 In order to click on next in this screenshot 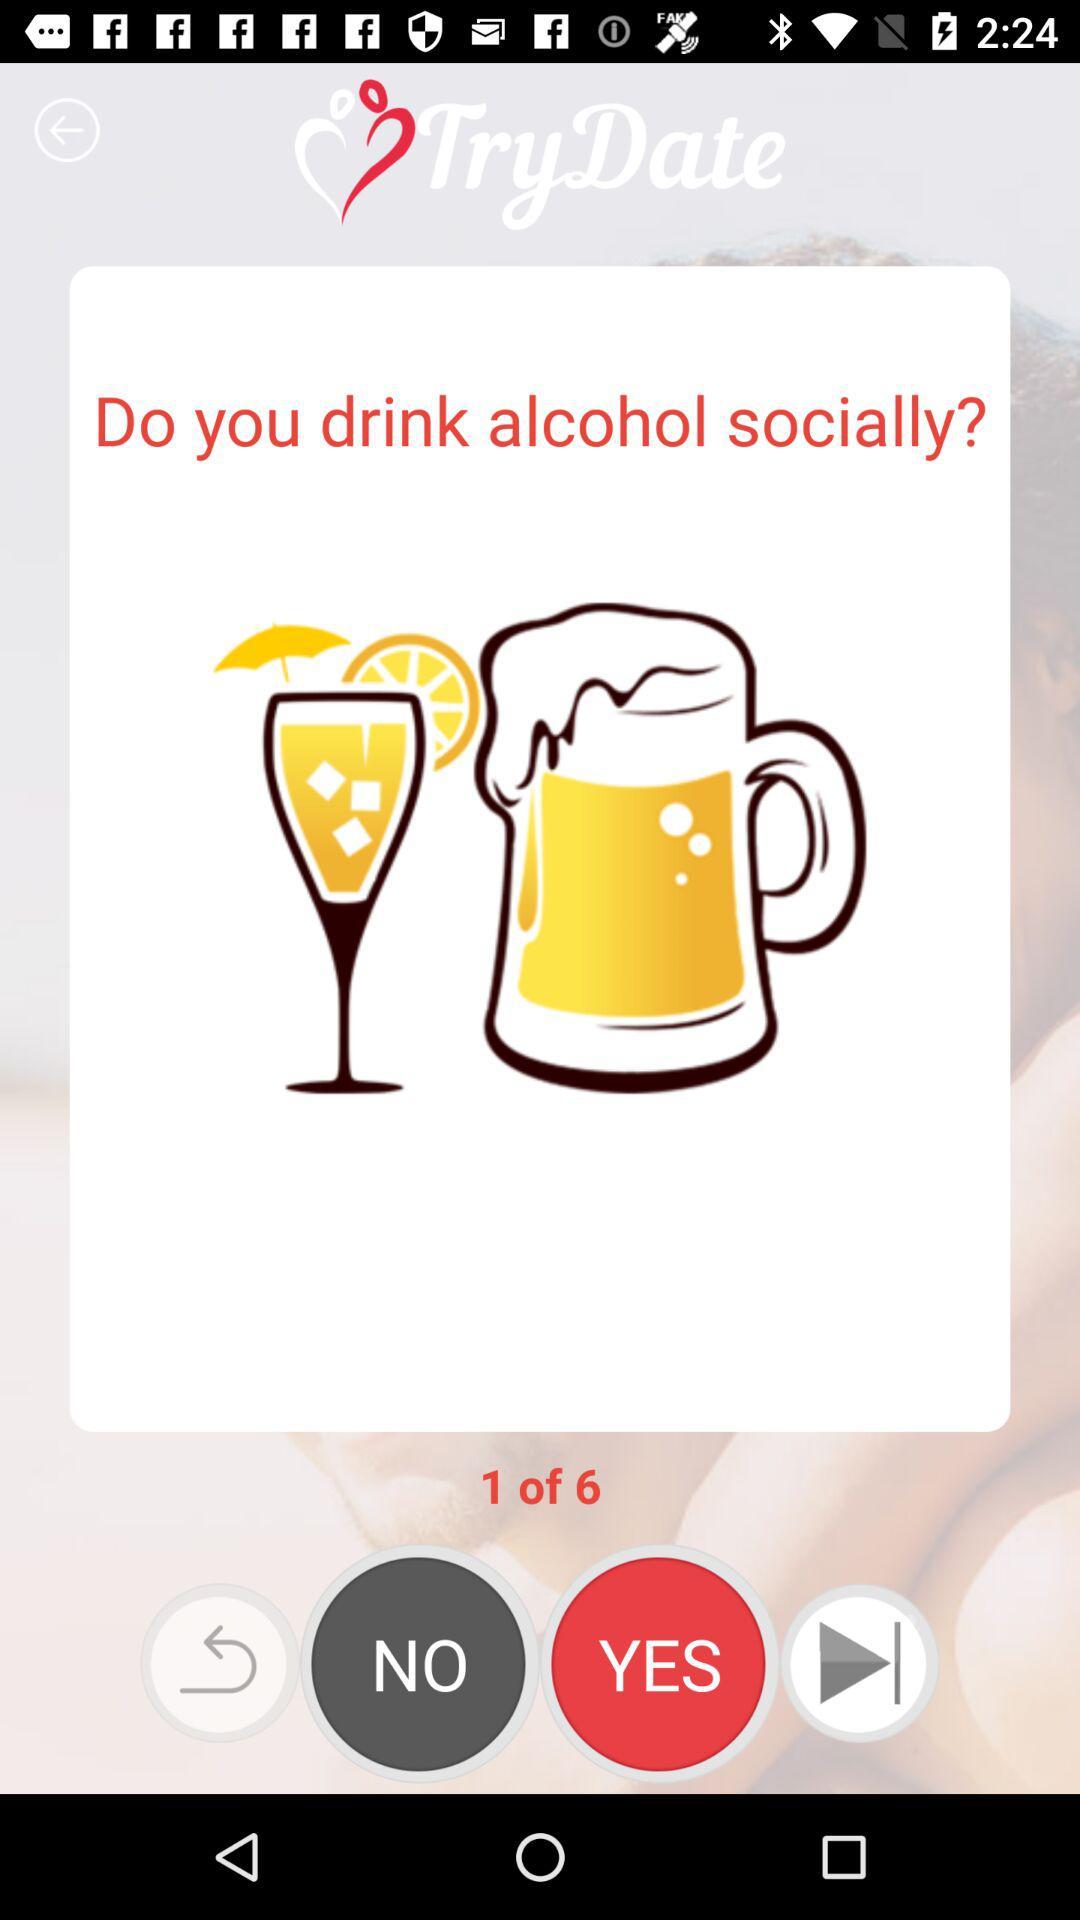, I will do `click(858, 1663)`.